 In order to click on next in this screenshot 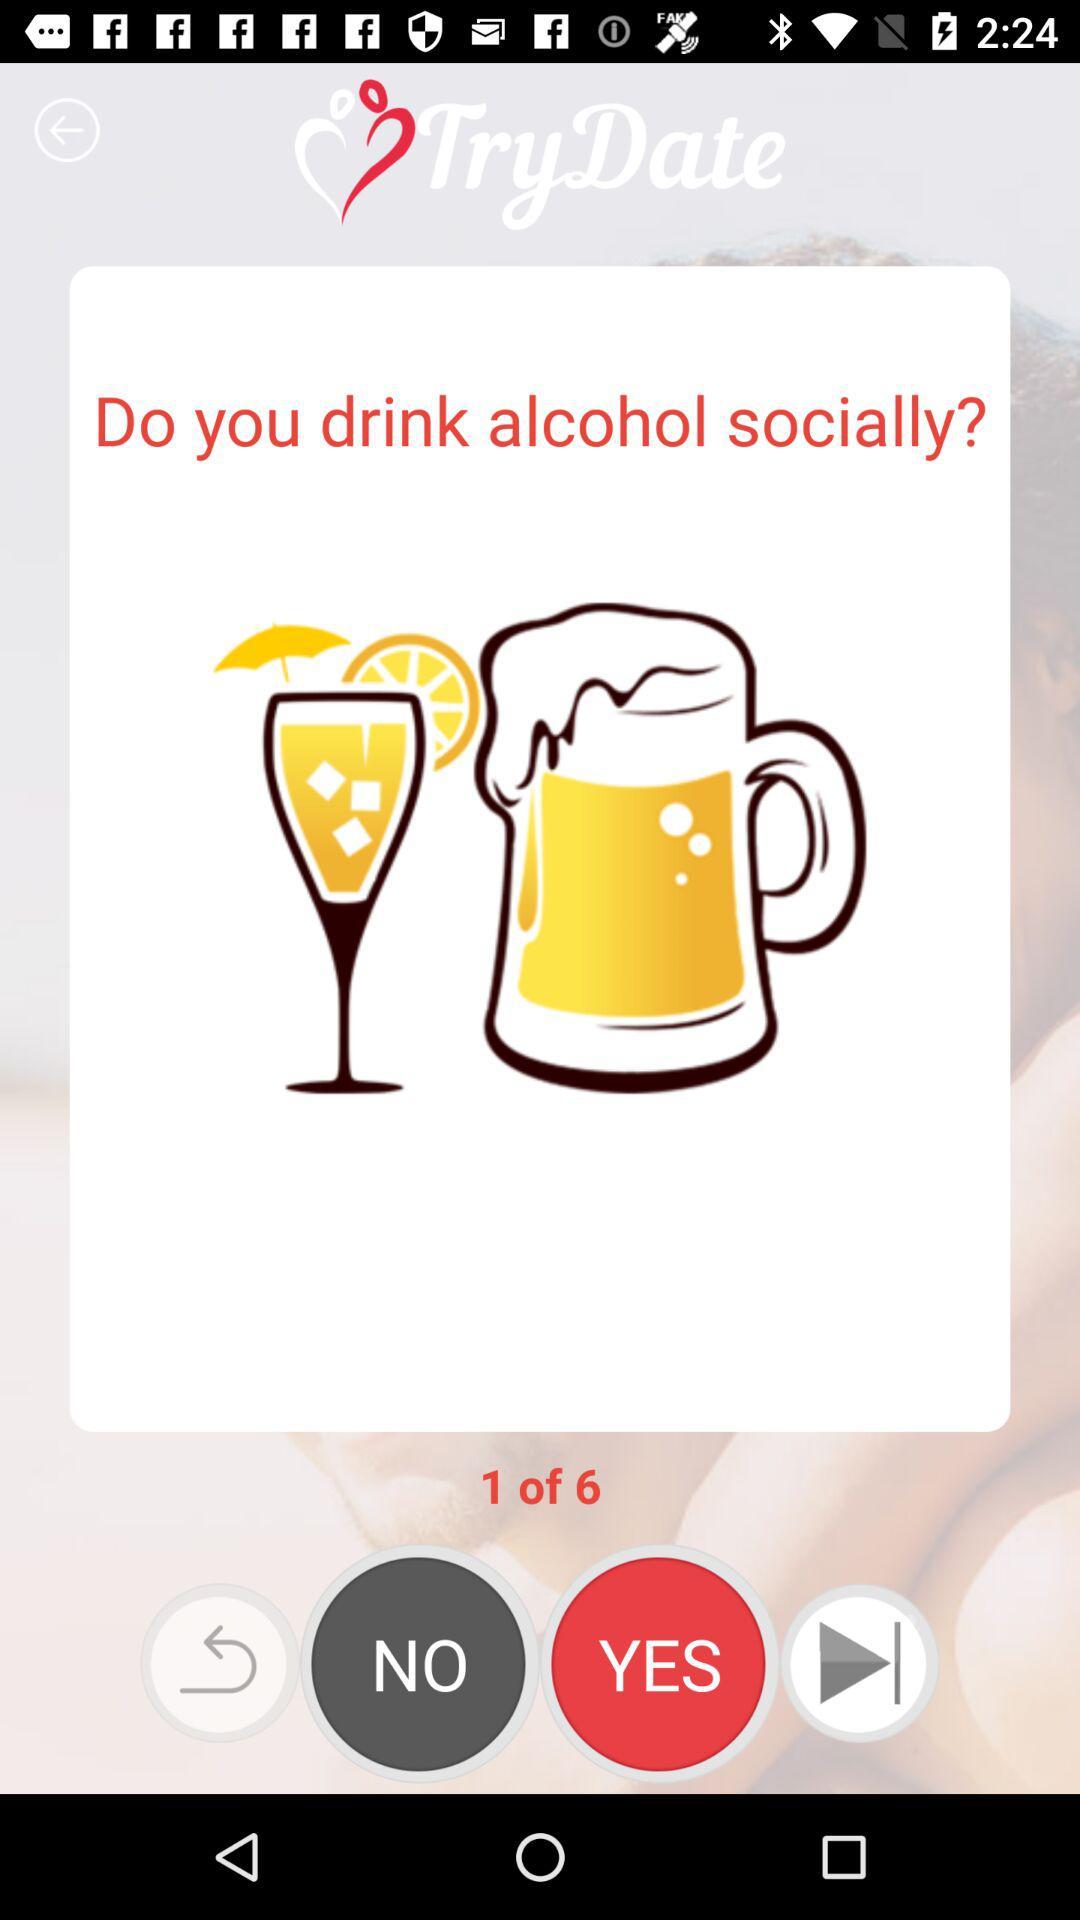, I will do `click(858, 1663)`.